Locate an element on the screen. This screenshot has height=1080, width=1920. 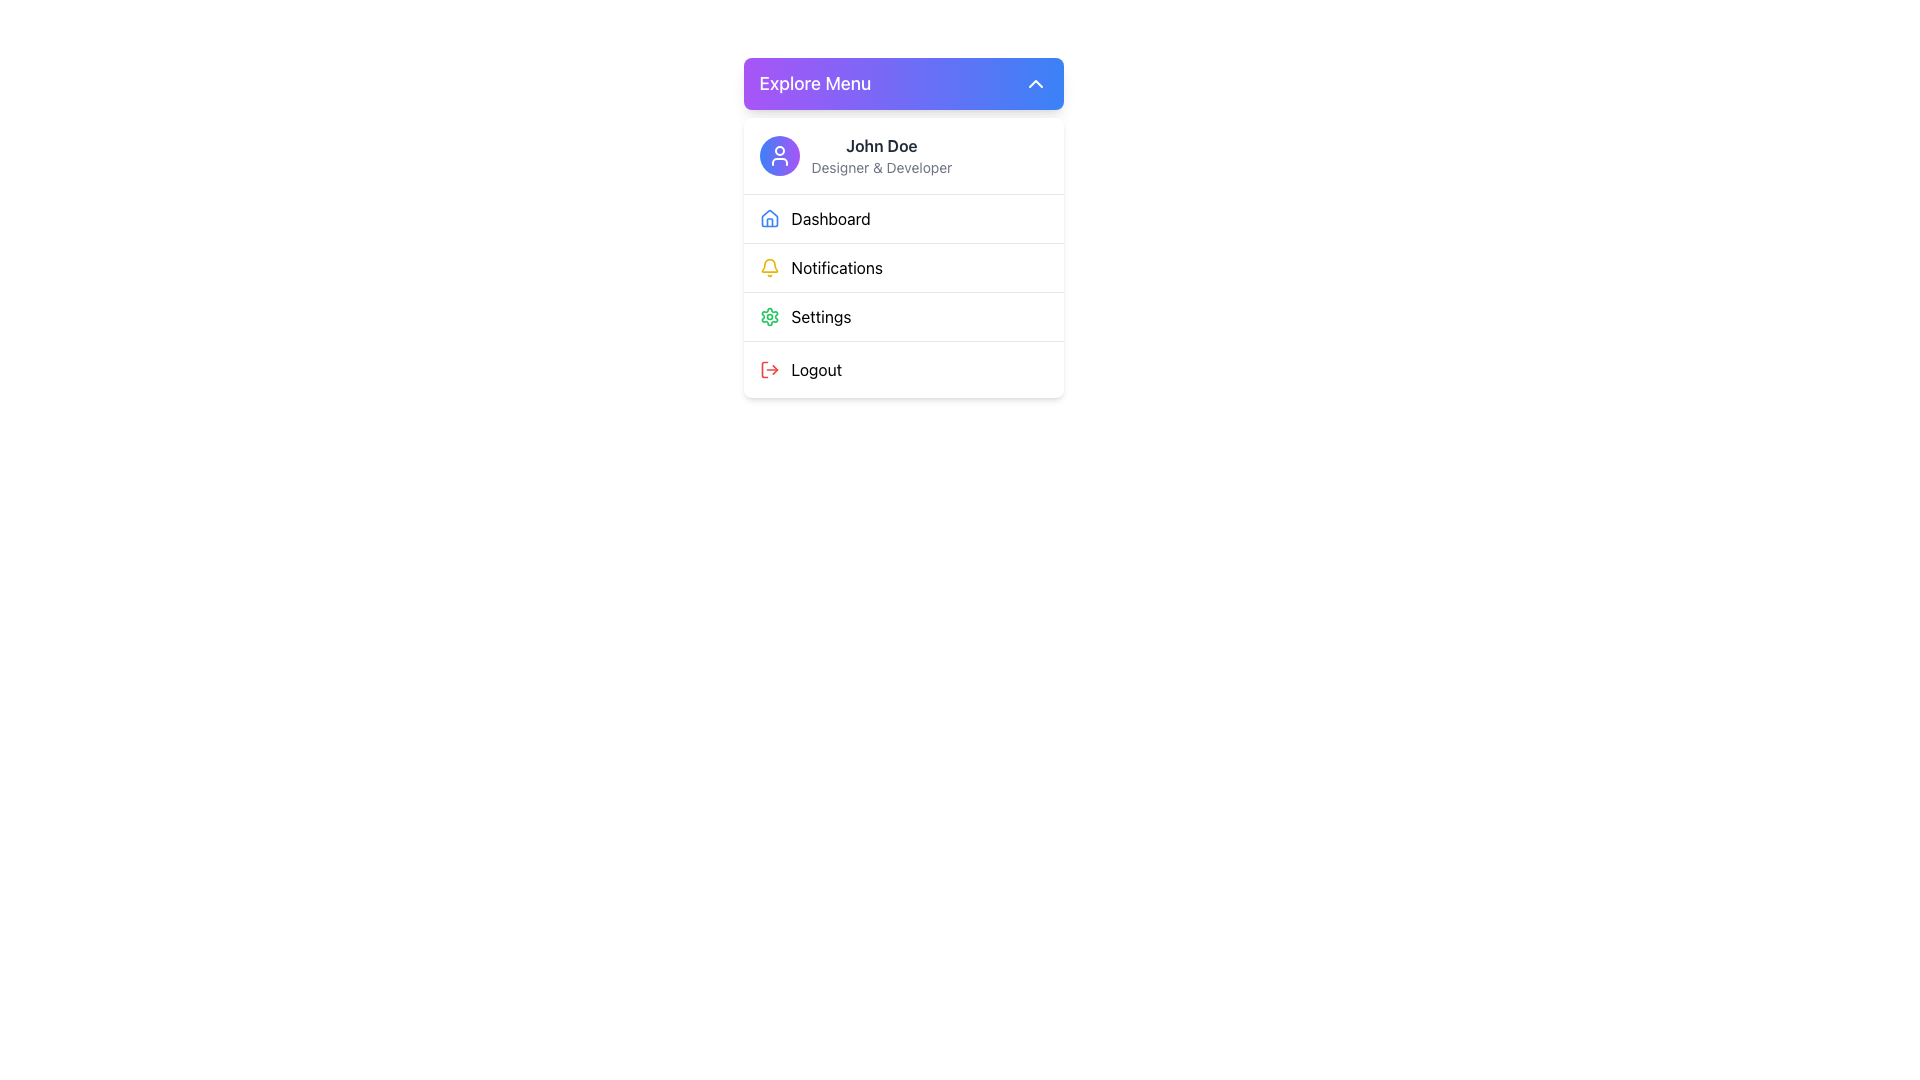
the first item in the dropdown menu labeled 'Explore Menu' is located at coordinates (902, 219).